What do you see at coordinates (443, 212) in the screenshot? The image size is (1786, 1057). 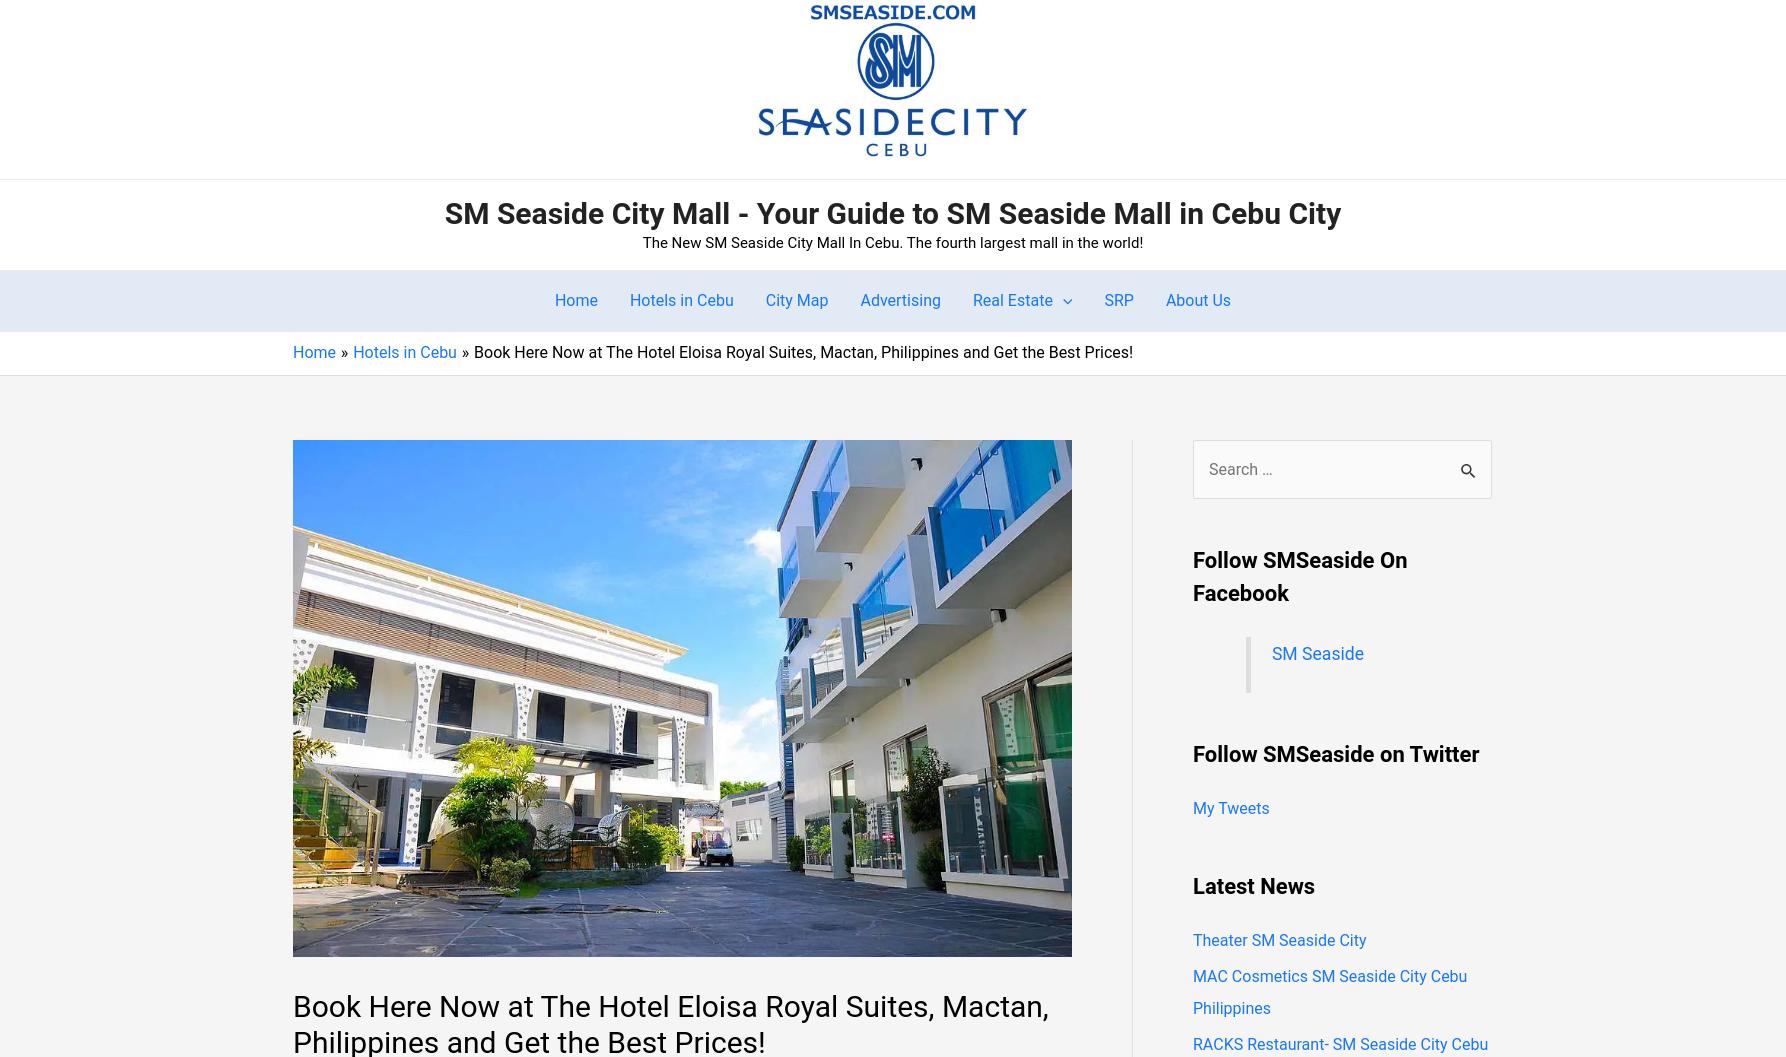 I see `'SM Seaside City Mall - Your Guide to SM Seaside Mall in Cebu City'` at bounding box center [443, 212].